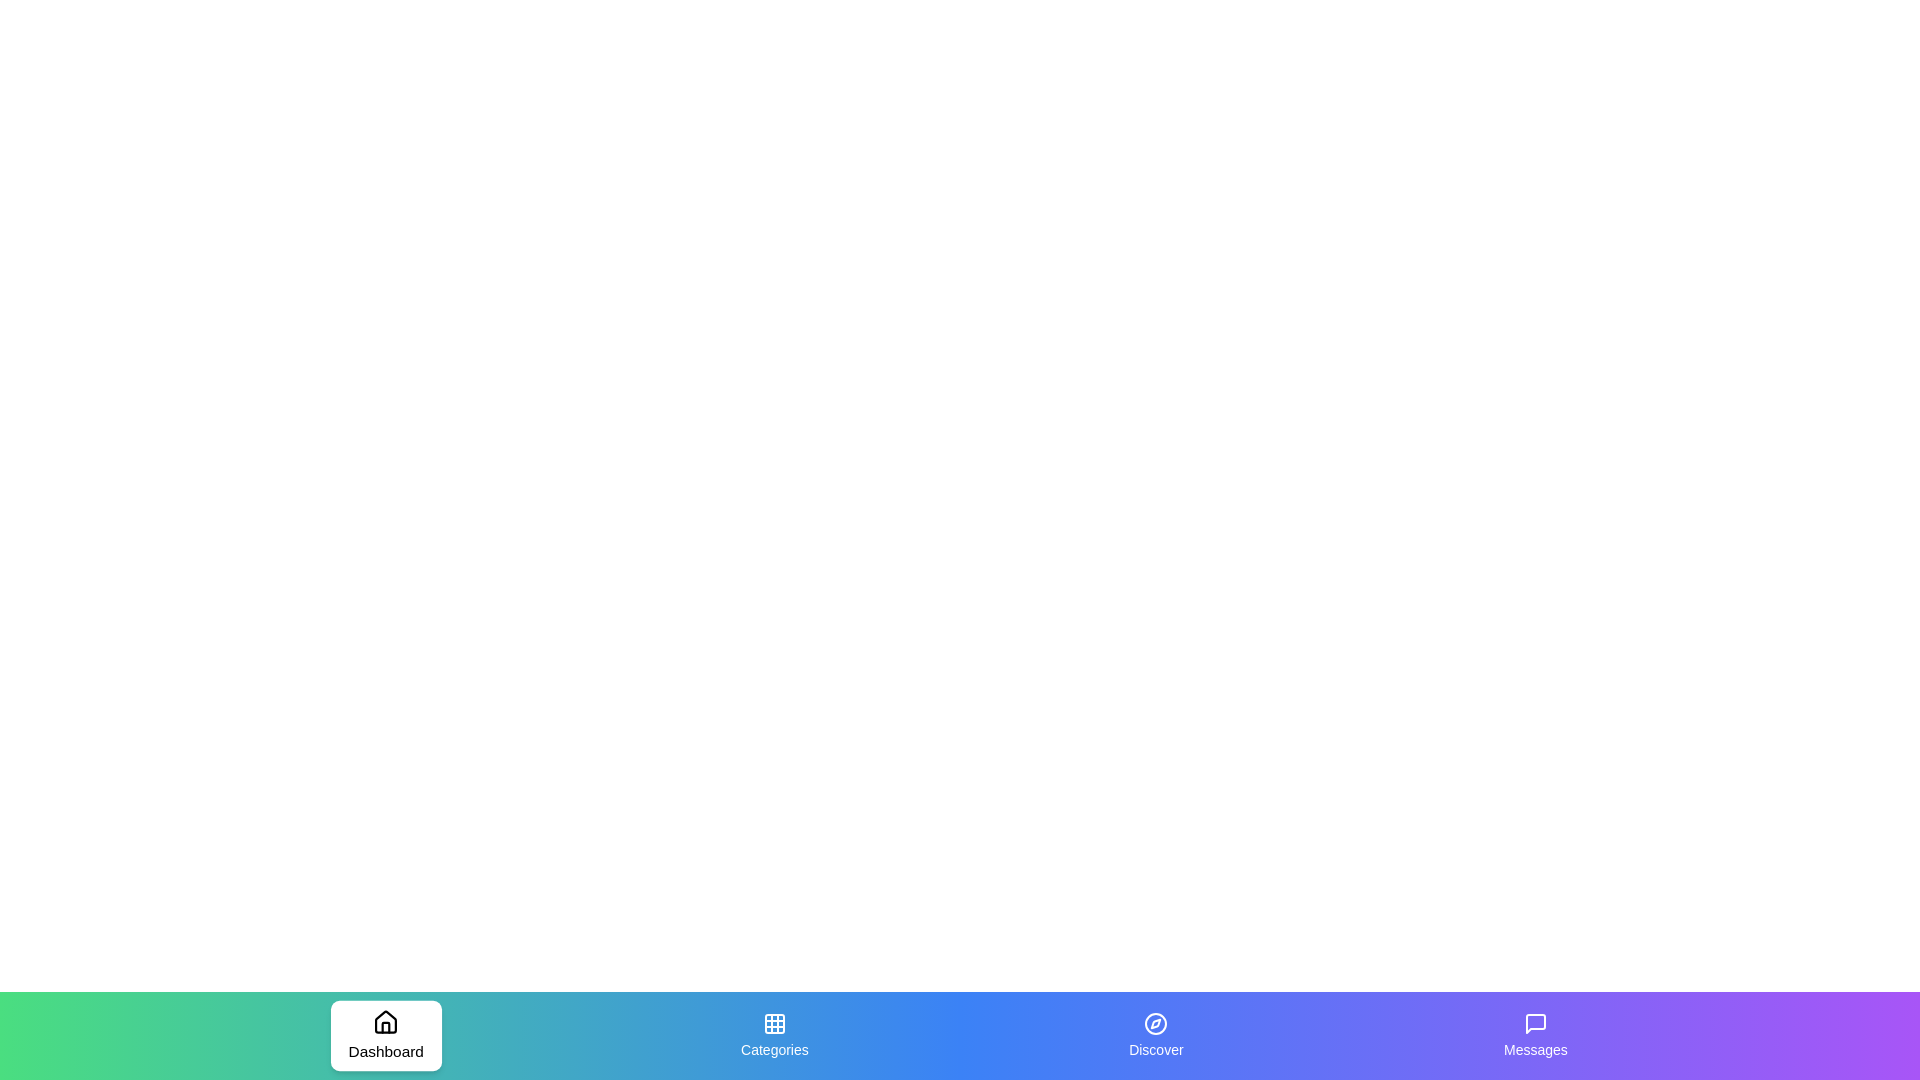  I want to click on the Dashboard tab by clicking on its icon or label, so click(385, 1035).